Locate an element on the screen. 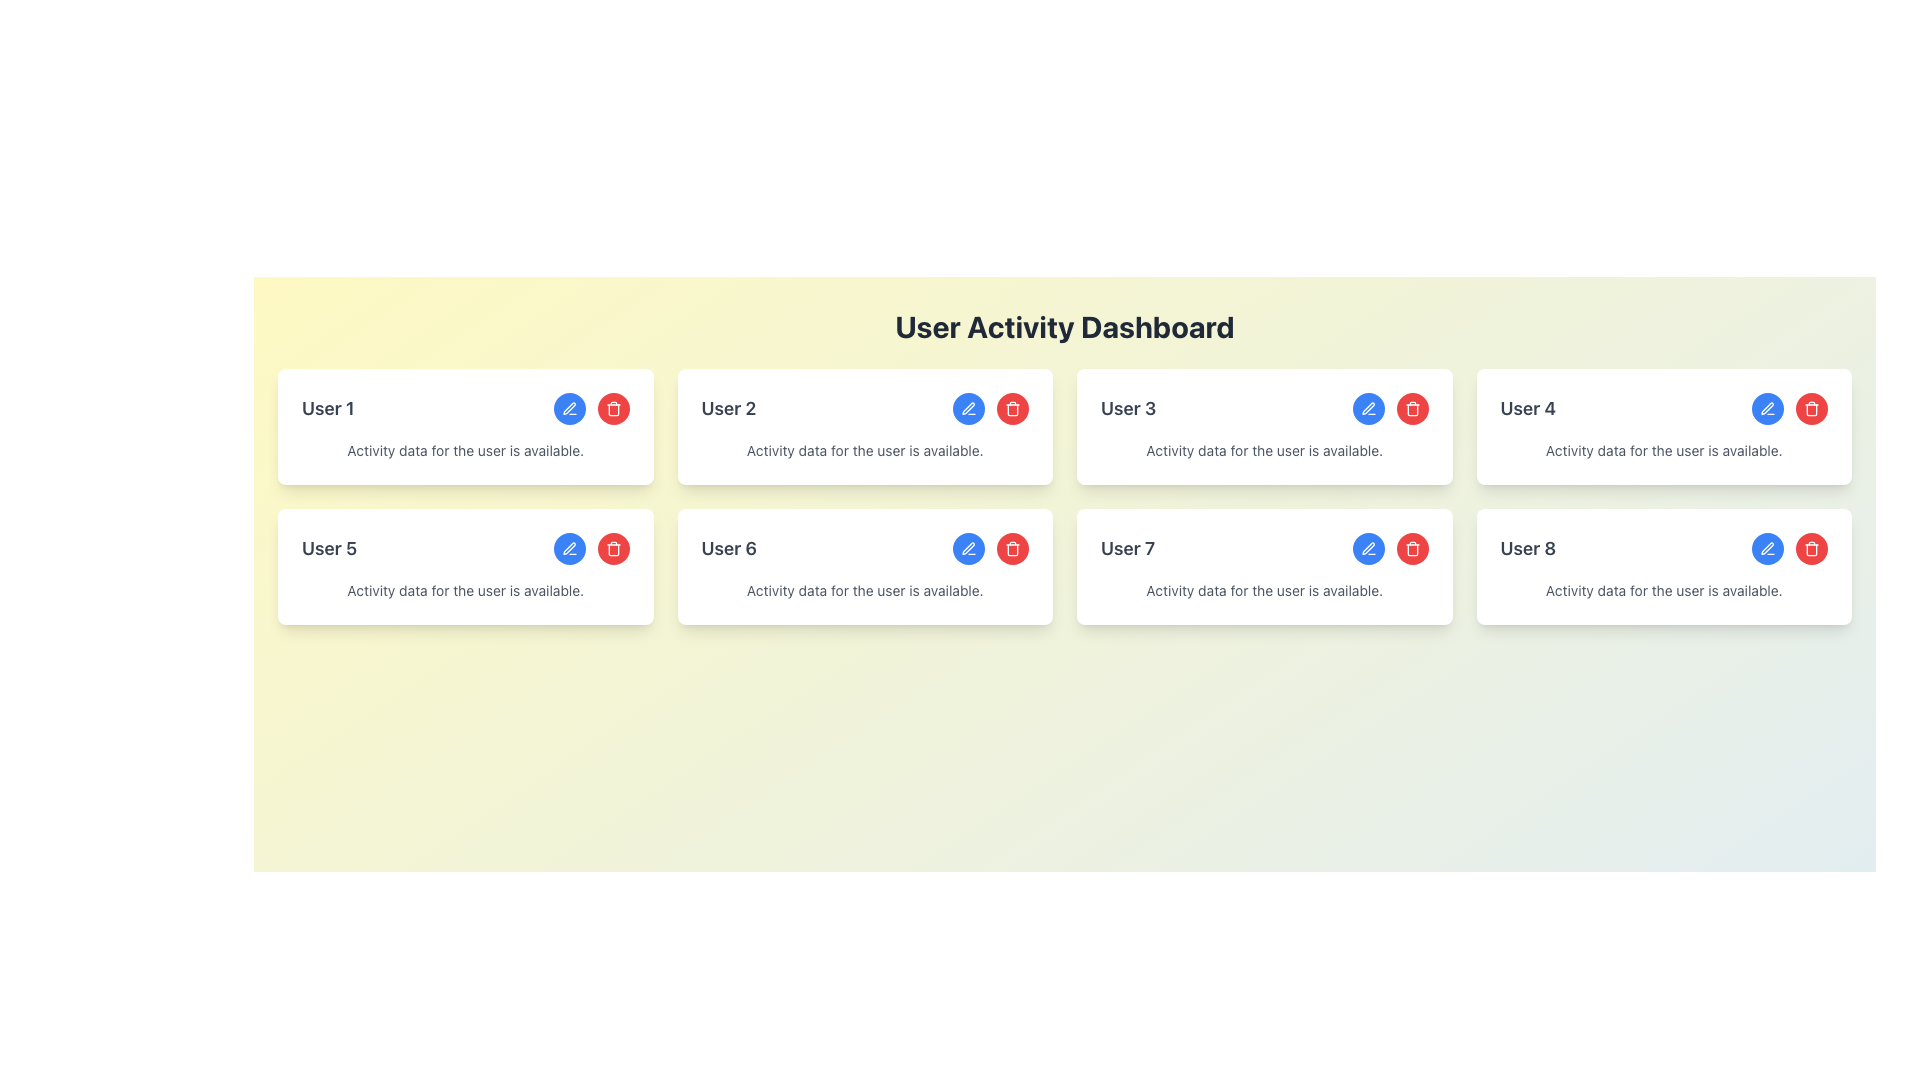 The height and width of the screenshot is (1080, 1920). the circular button located to the right side within the row of actions is located at coordinates (1012, 407).